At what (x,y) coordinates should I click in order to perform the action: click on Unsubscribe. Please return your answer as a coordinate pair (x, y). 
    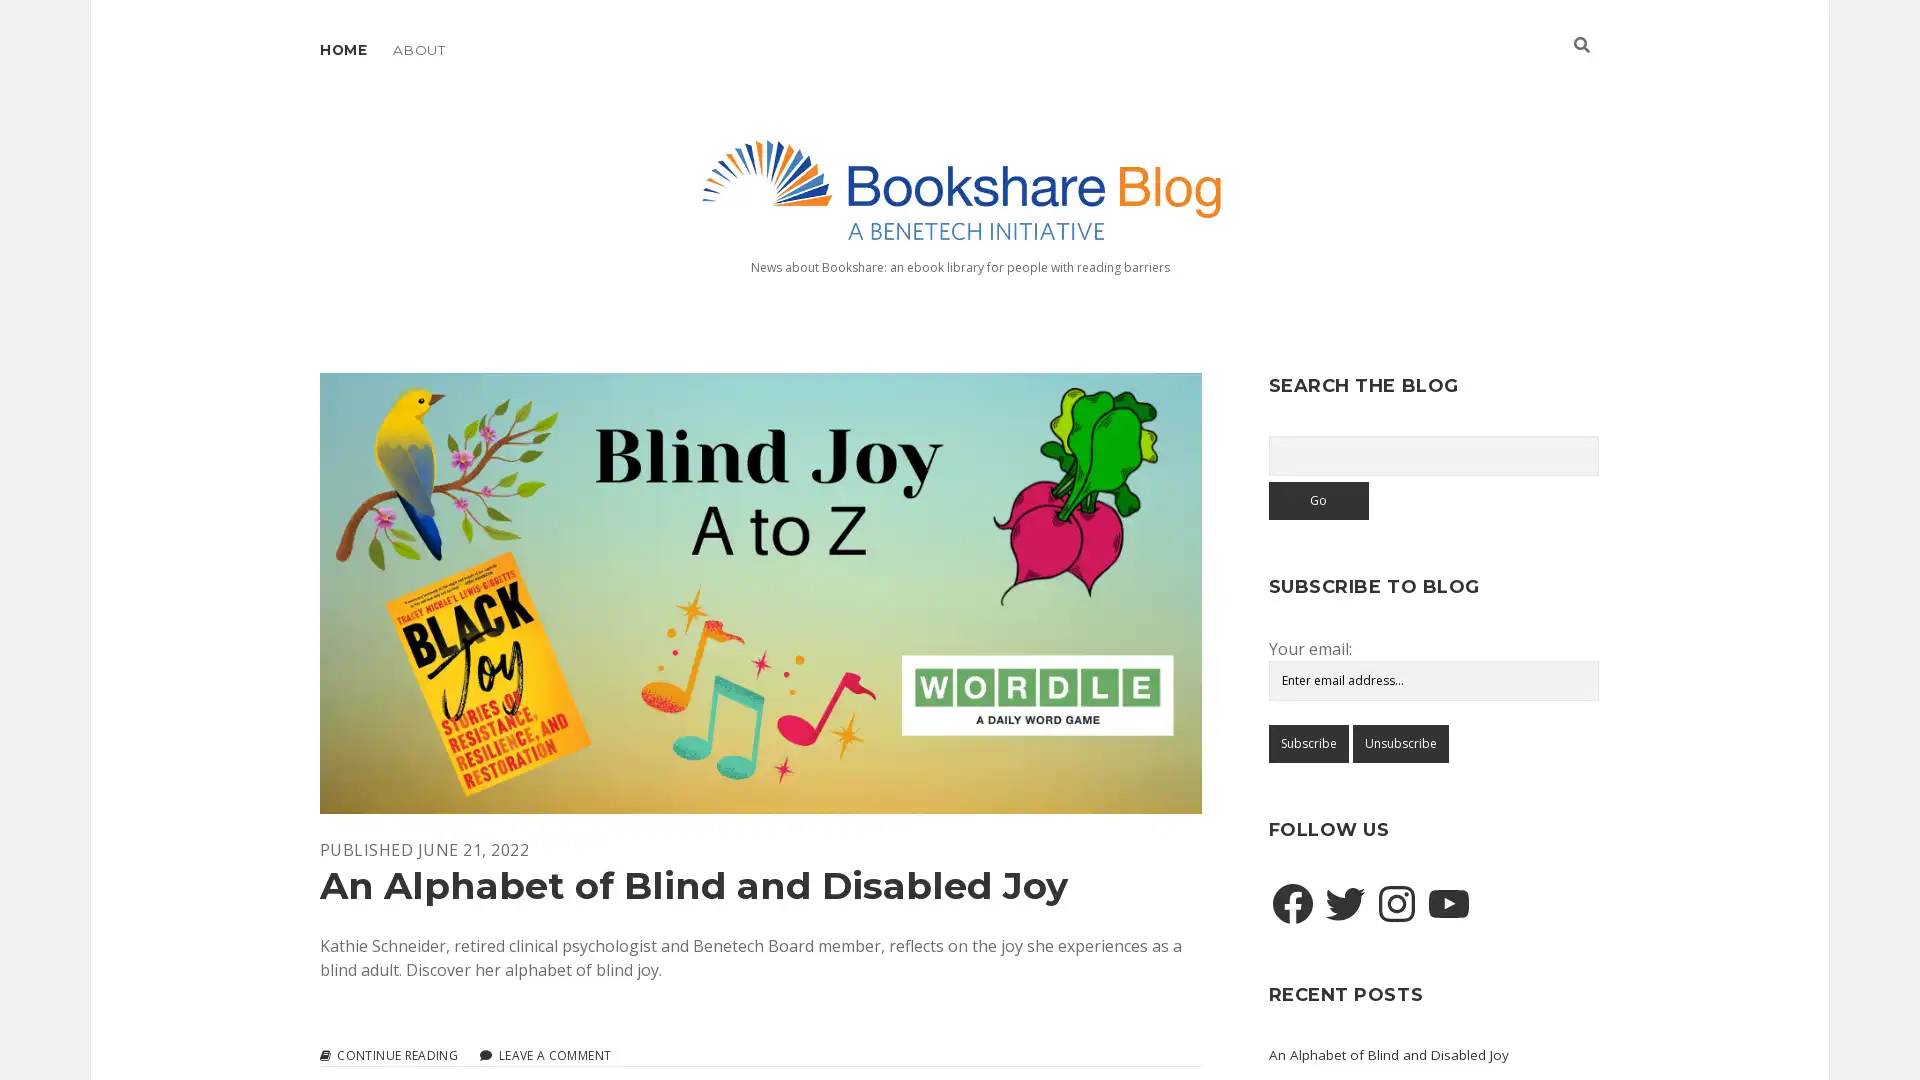
    Looking at the image, I should click on (1399, 743).